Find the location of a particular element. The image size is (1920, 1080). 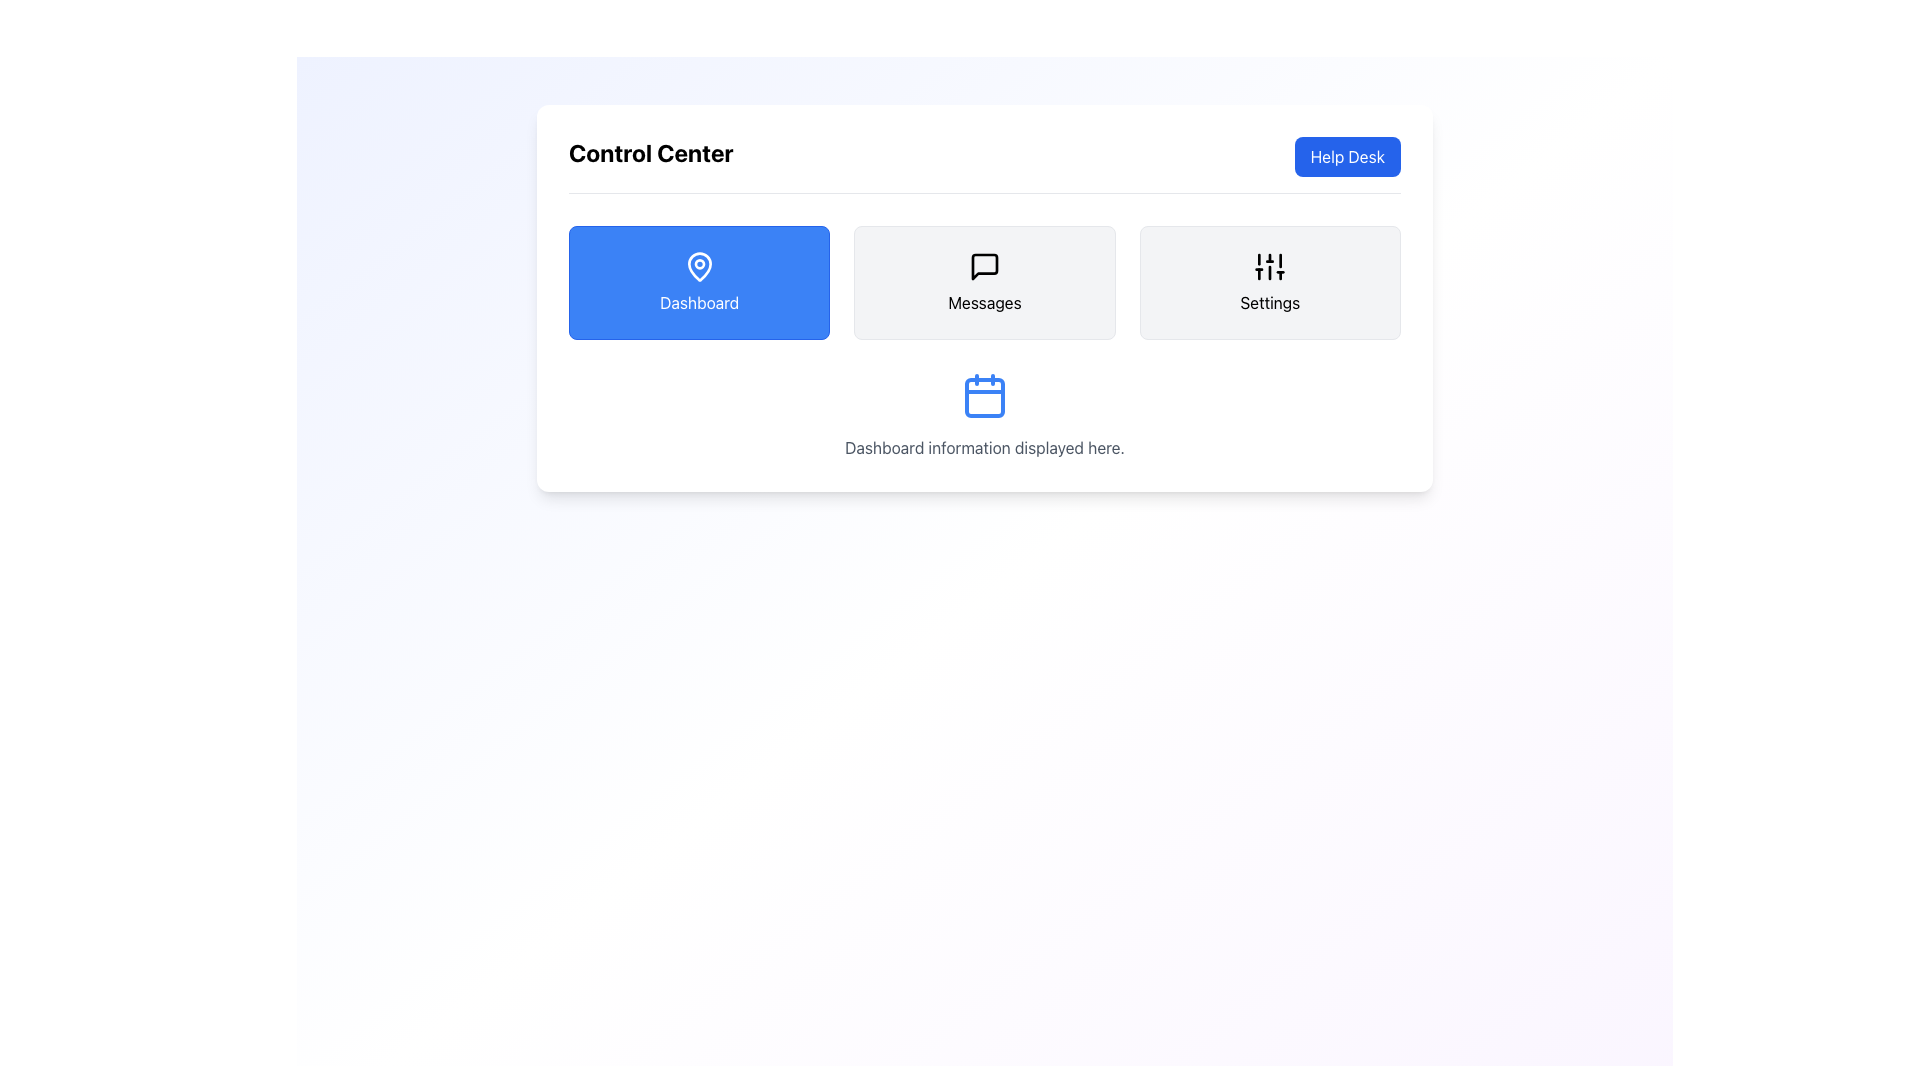

text of the label that describes the settings icon located as the third option from the left in the card is located at coordinates (1269, 303).